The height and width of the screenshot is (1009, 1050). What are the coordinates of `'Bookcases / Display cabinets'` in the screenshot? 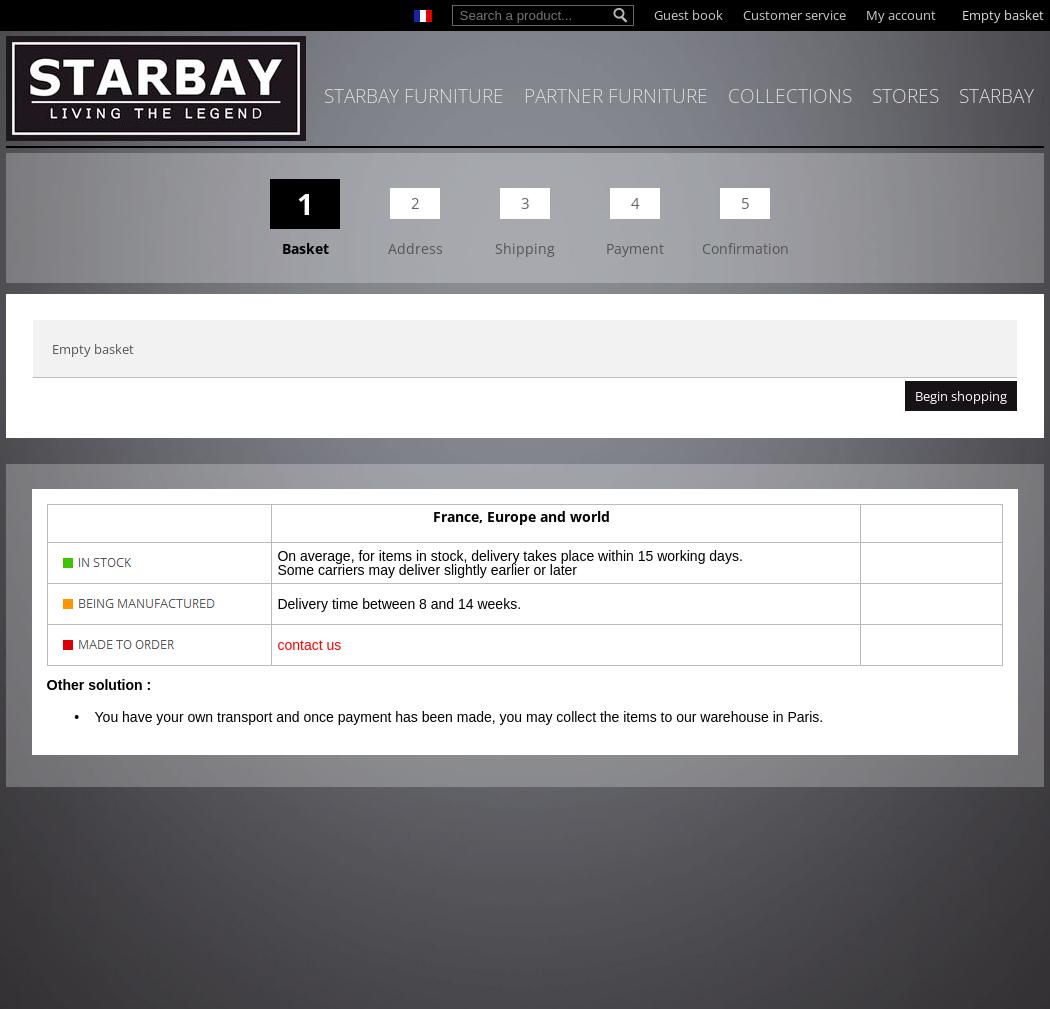 It's located at (112, 347).